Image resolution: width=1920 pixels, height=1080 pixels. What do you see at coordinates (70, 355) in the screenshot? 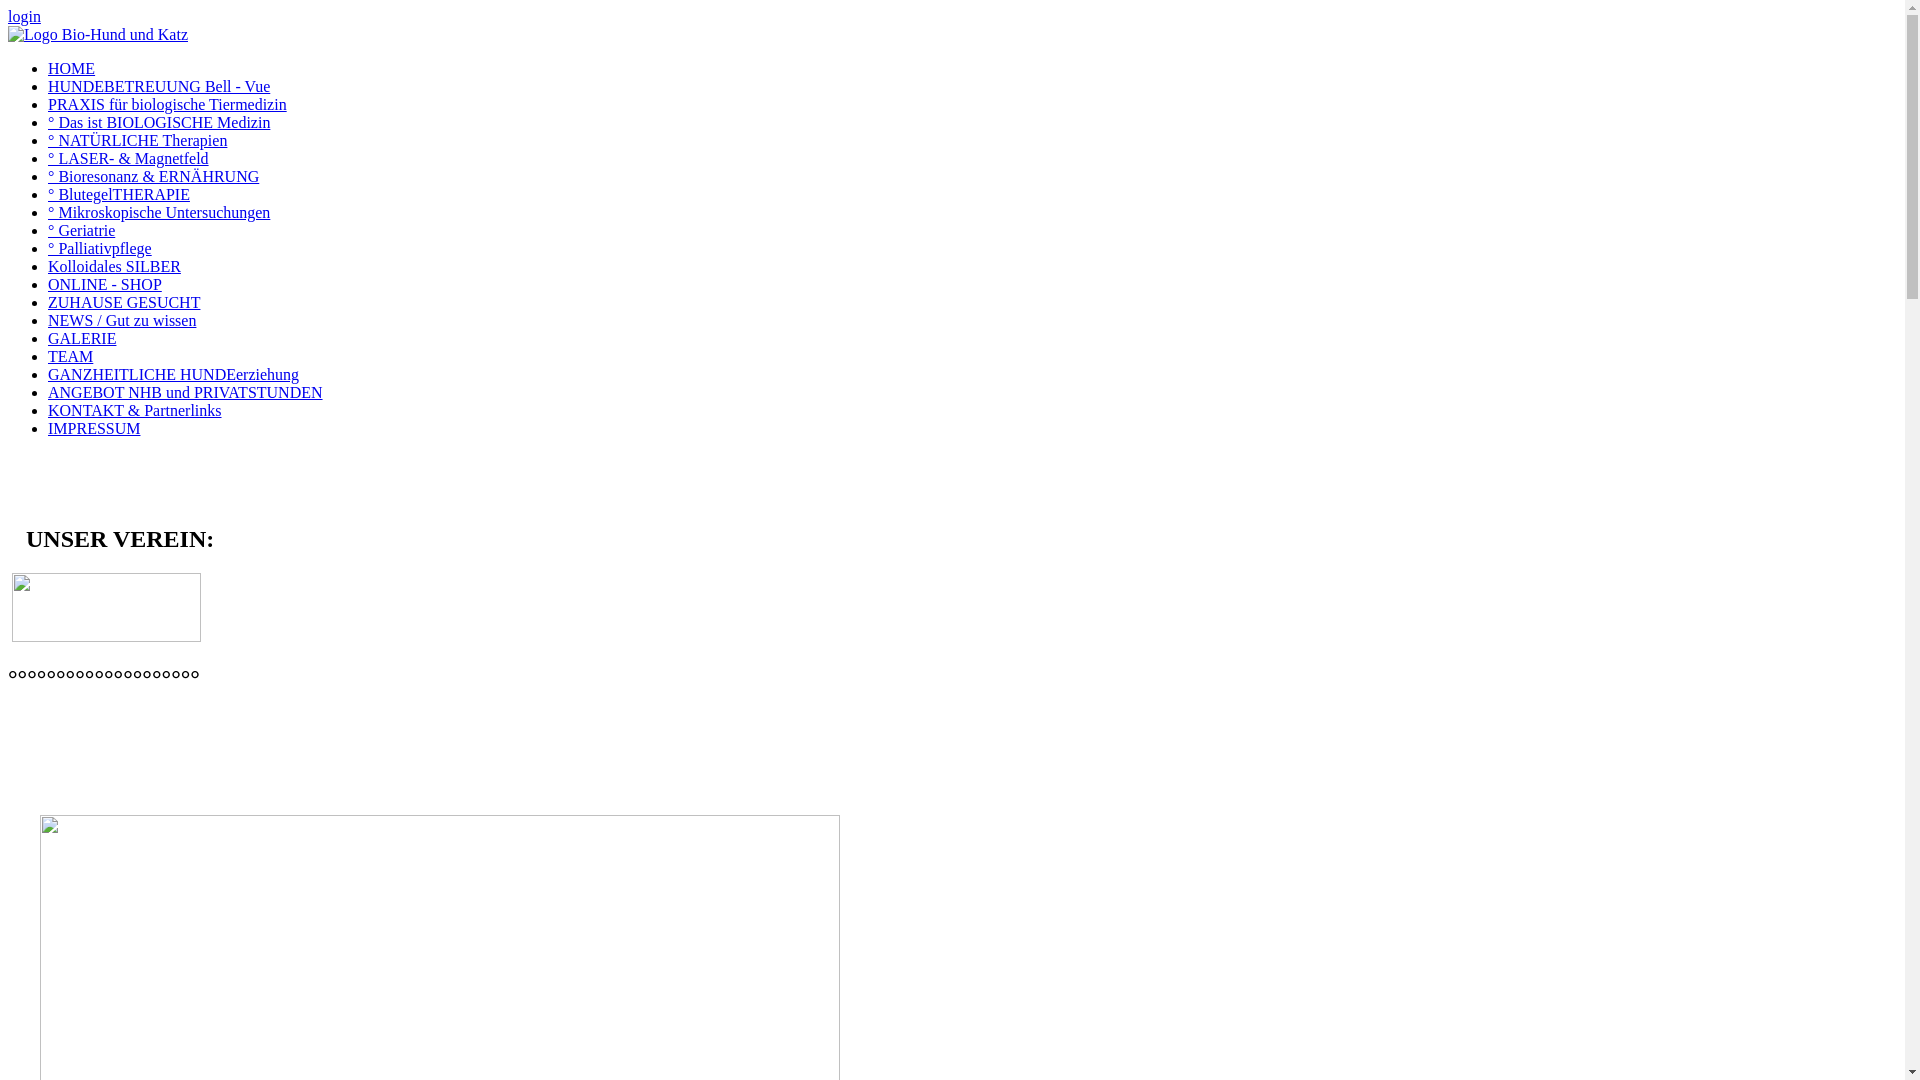
I see `'TEAM'` at bounding box center [70, 355].